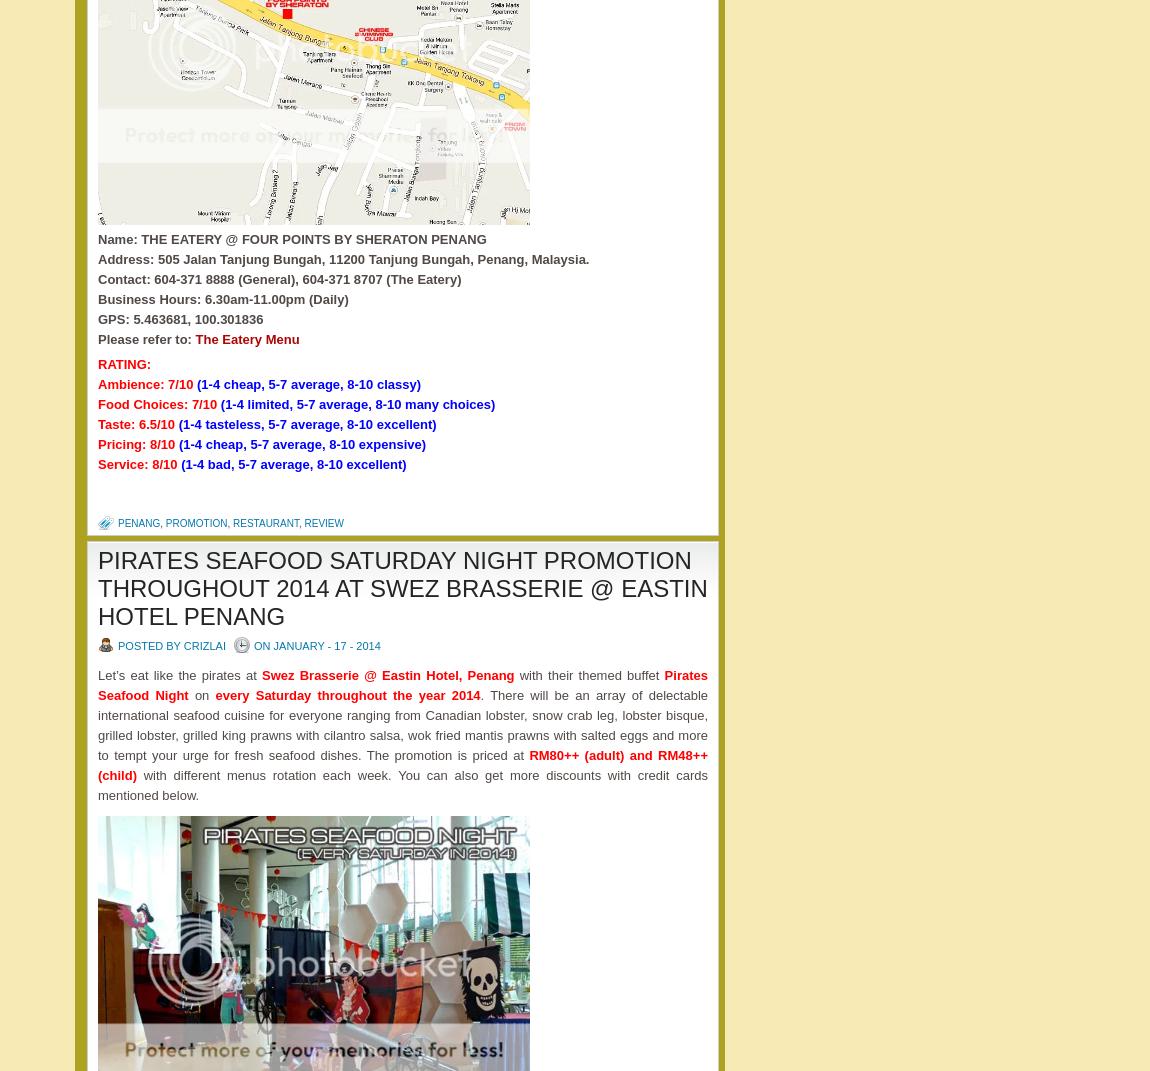 The width and height of the screenshot is (1150, 1071). I want to click on 'Contact: 604-371 8888 (General), 604-371 8707 (The Eatery)', so click(278, 278).